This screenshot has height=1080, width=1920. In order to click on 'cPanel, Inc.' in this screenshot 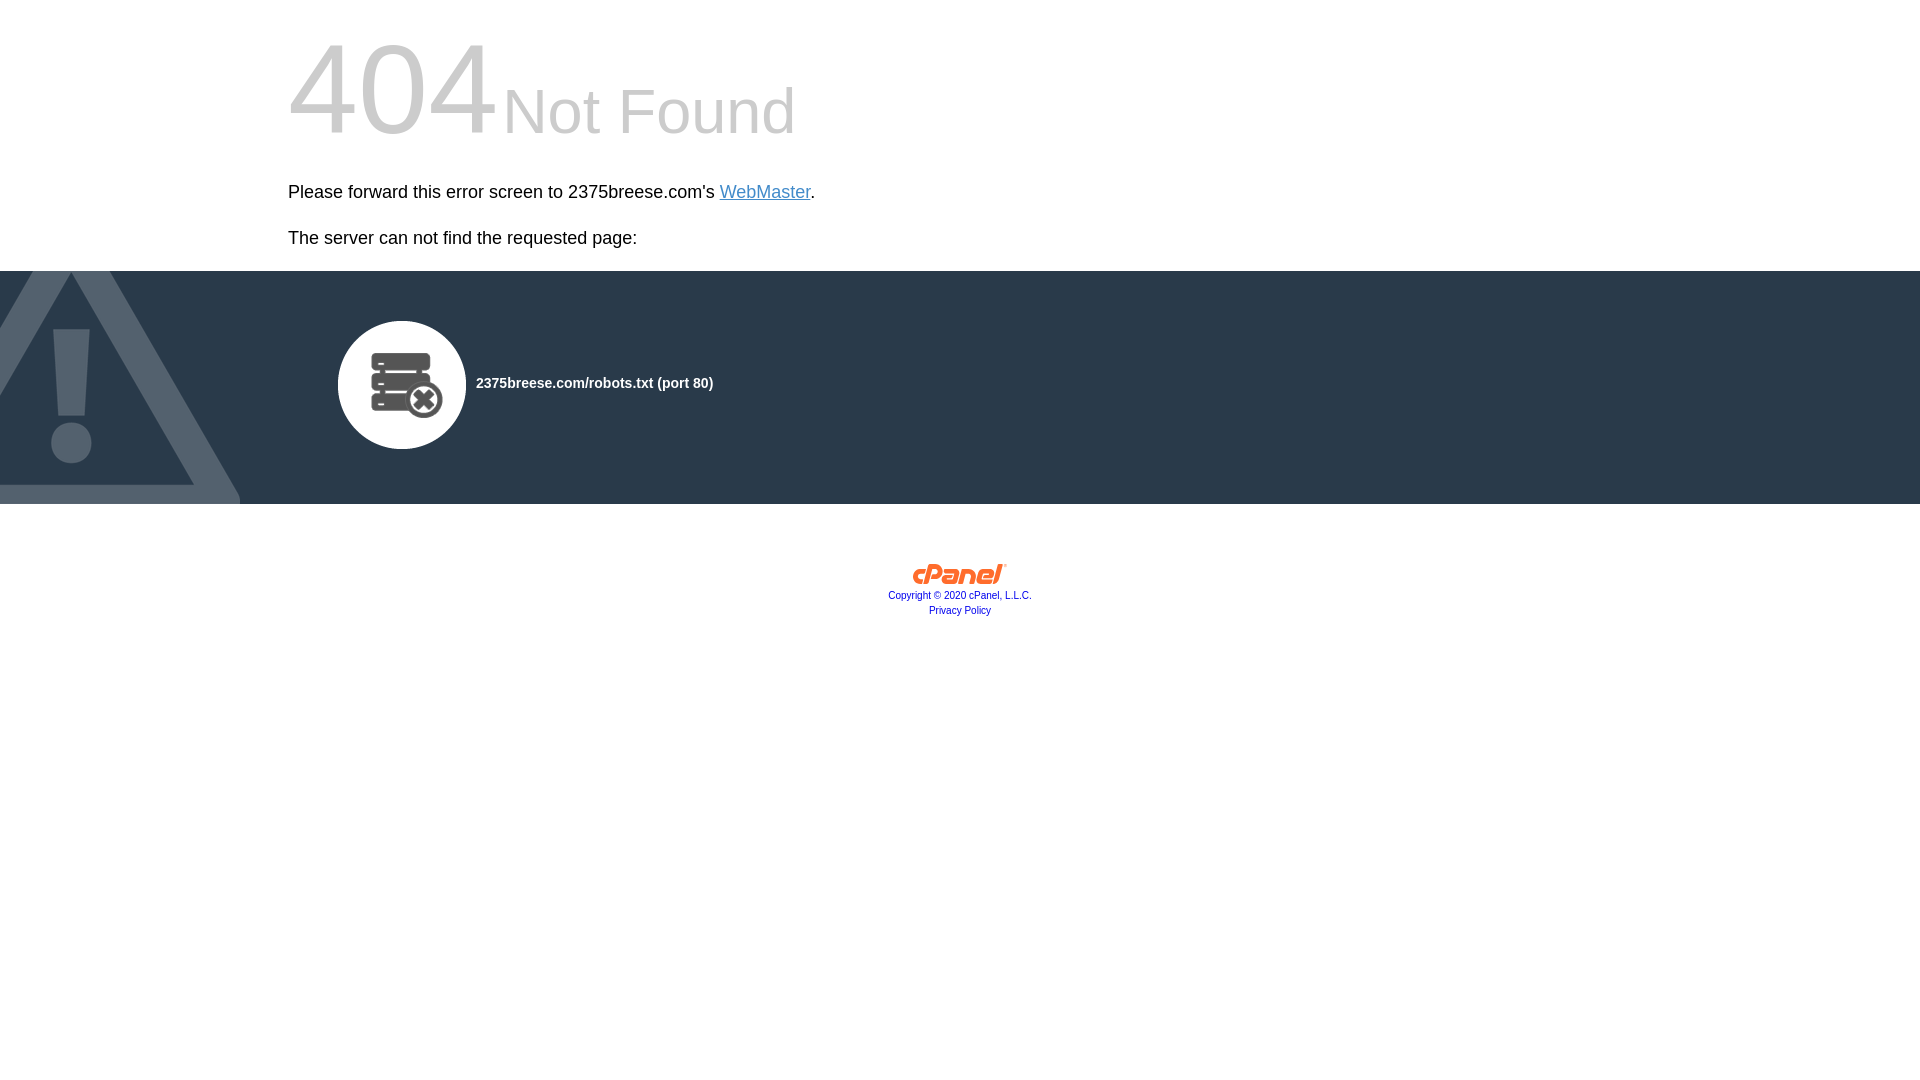, I will do `click(960, 578)`.